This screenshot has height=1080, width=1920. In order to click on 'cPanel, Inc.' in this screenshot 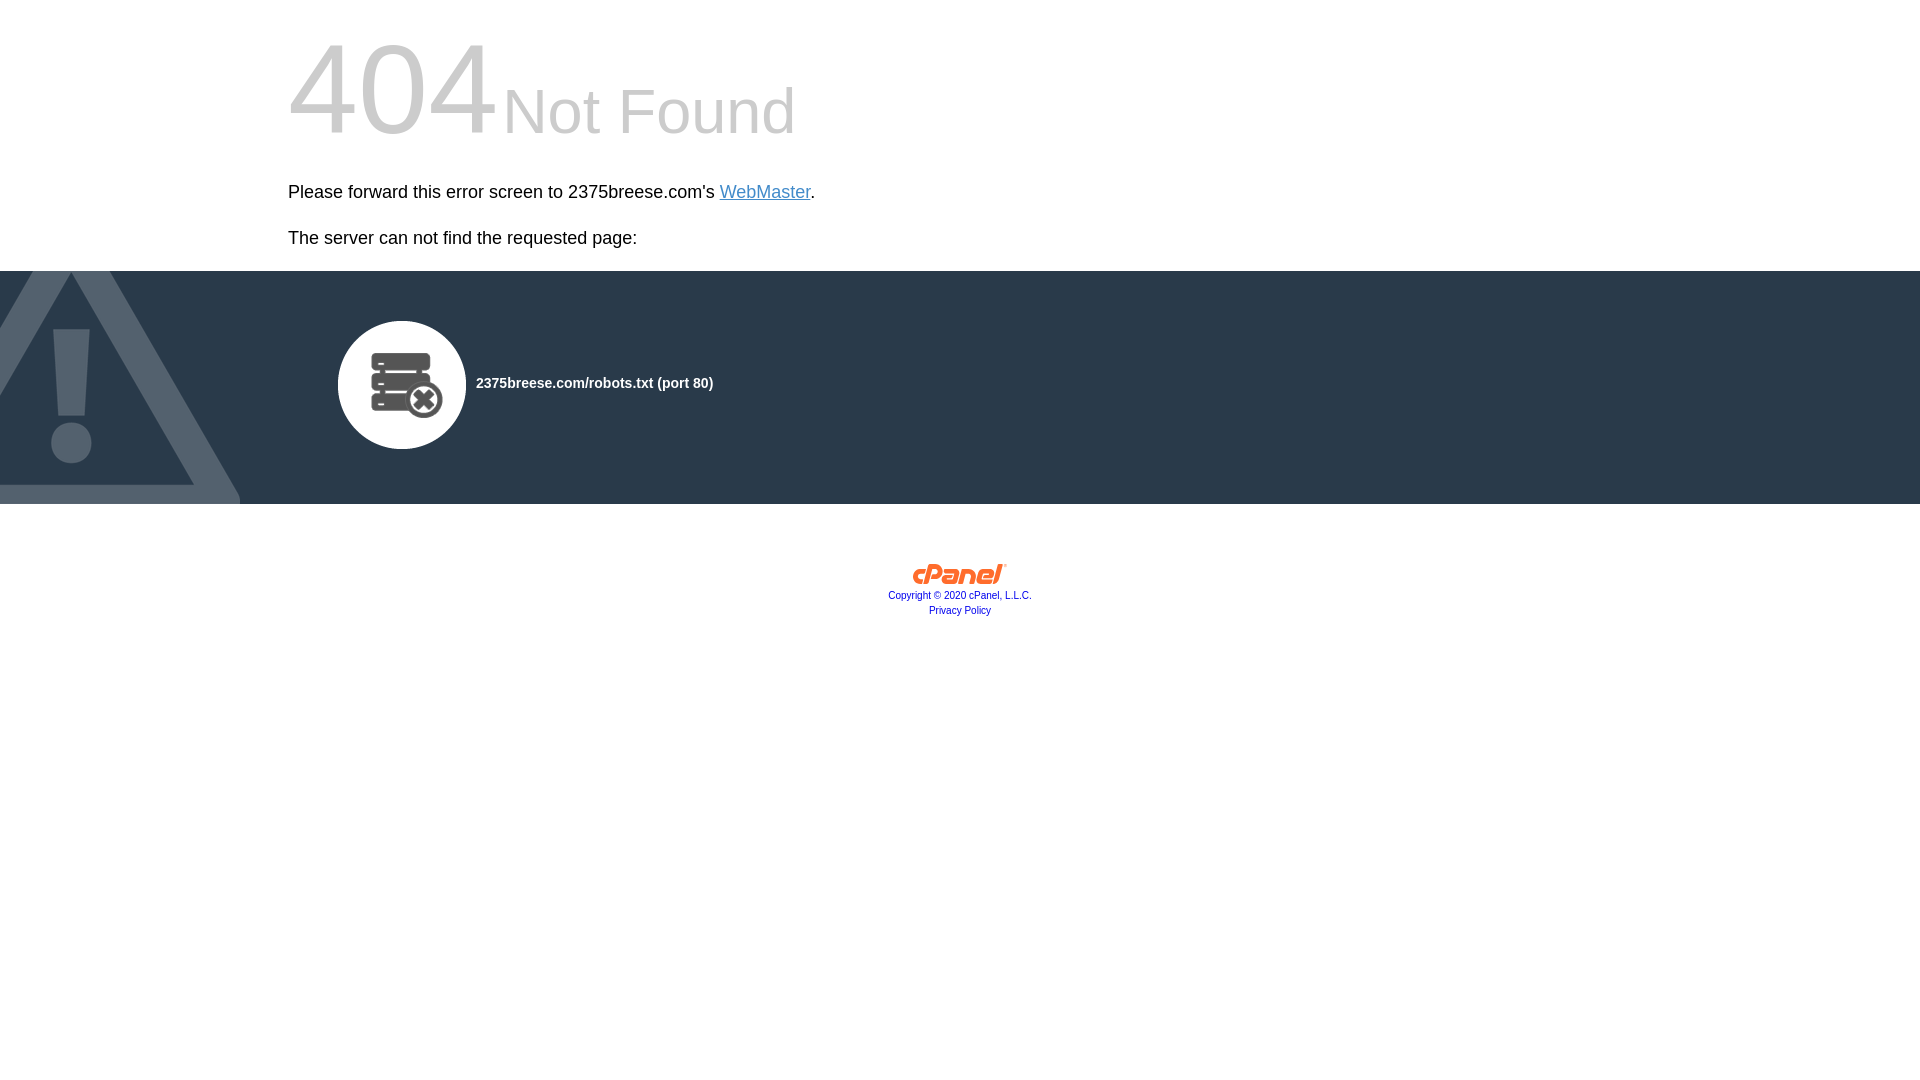, I will do `click(960, 578)`.